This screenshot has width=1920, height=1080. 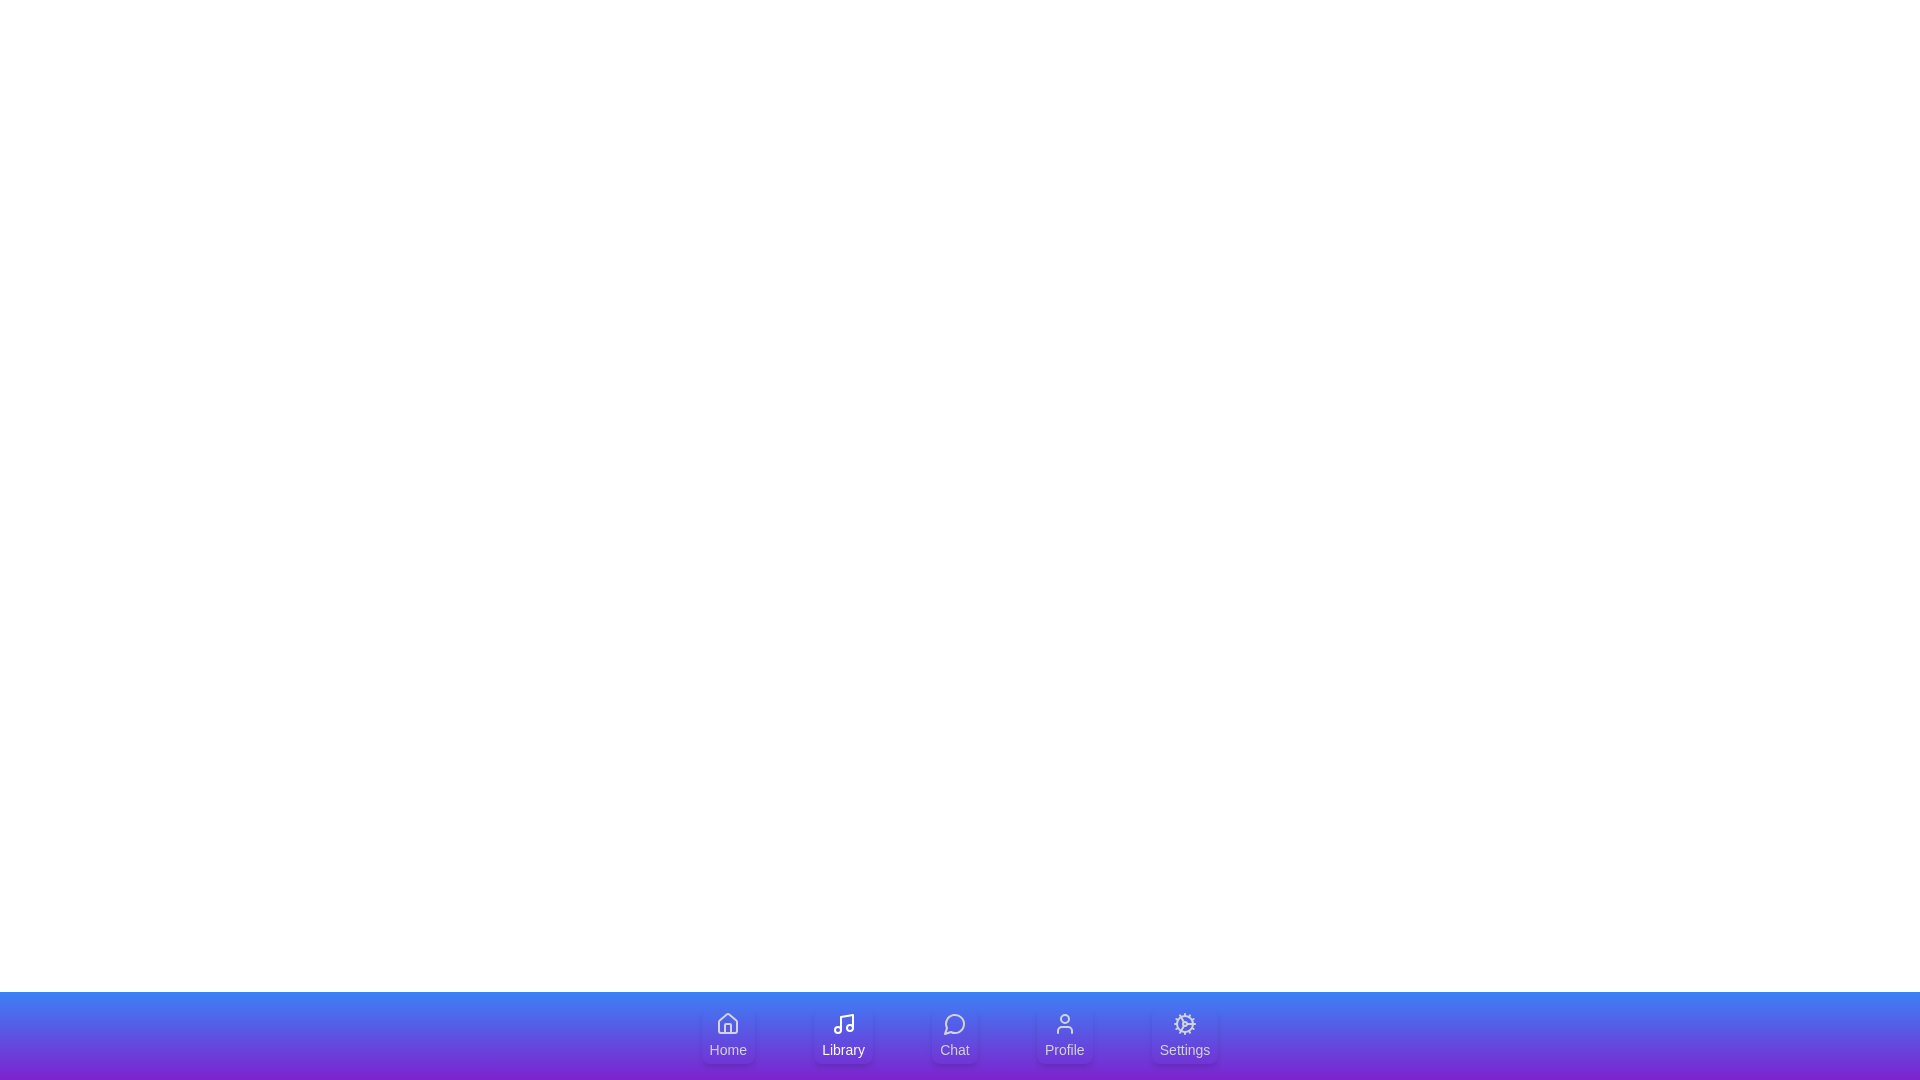 I want to click on the Profile tab to observe the hover effect, so click(x=1063, y=1035).